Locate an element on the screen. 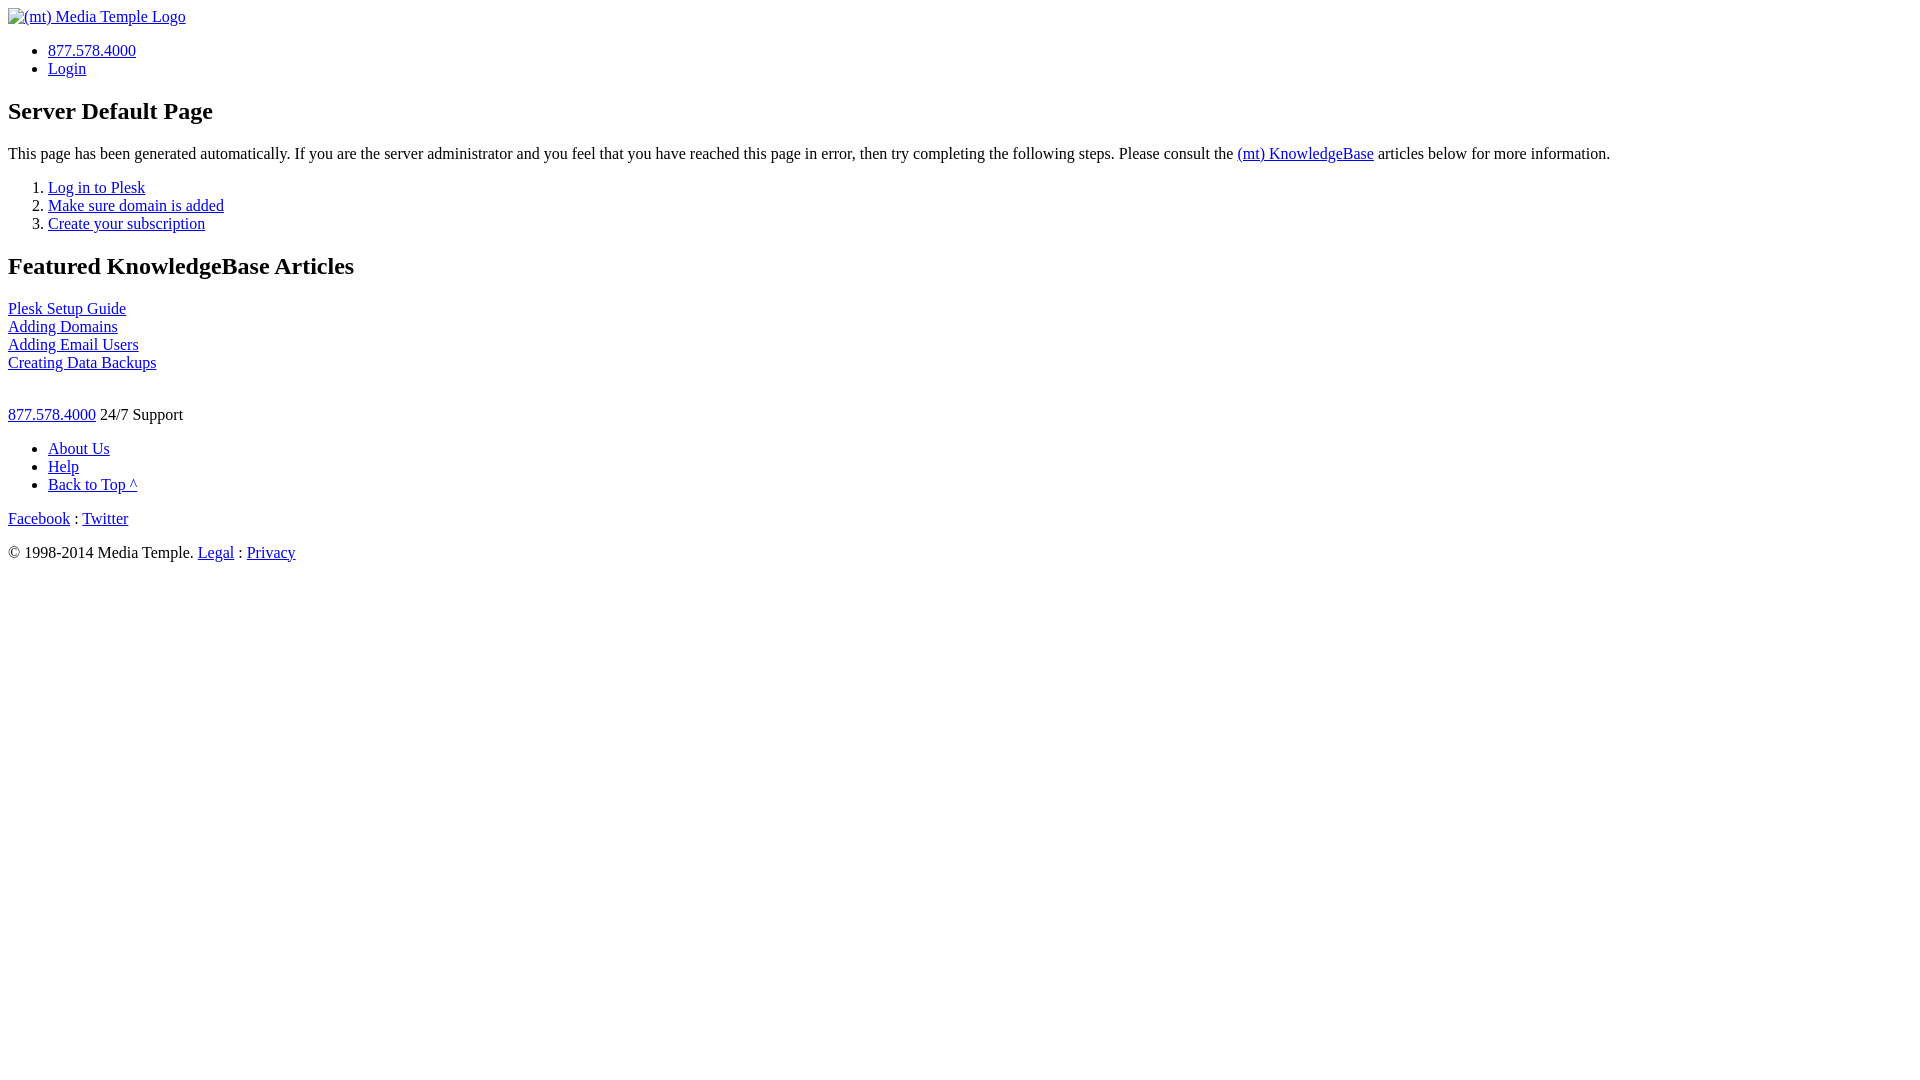  'Creating Data Backups' is located at coordinates (80, 362).